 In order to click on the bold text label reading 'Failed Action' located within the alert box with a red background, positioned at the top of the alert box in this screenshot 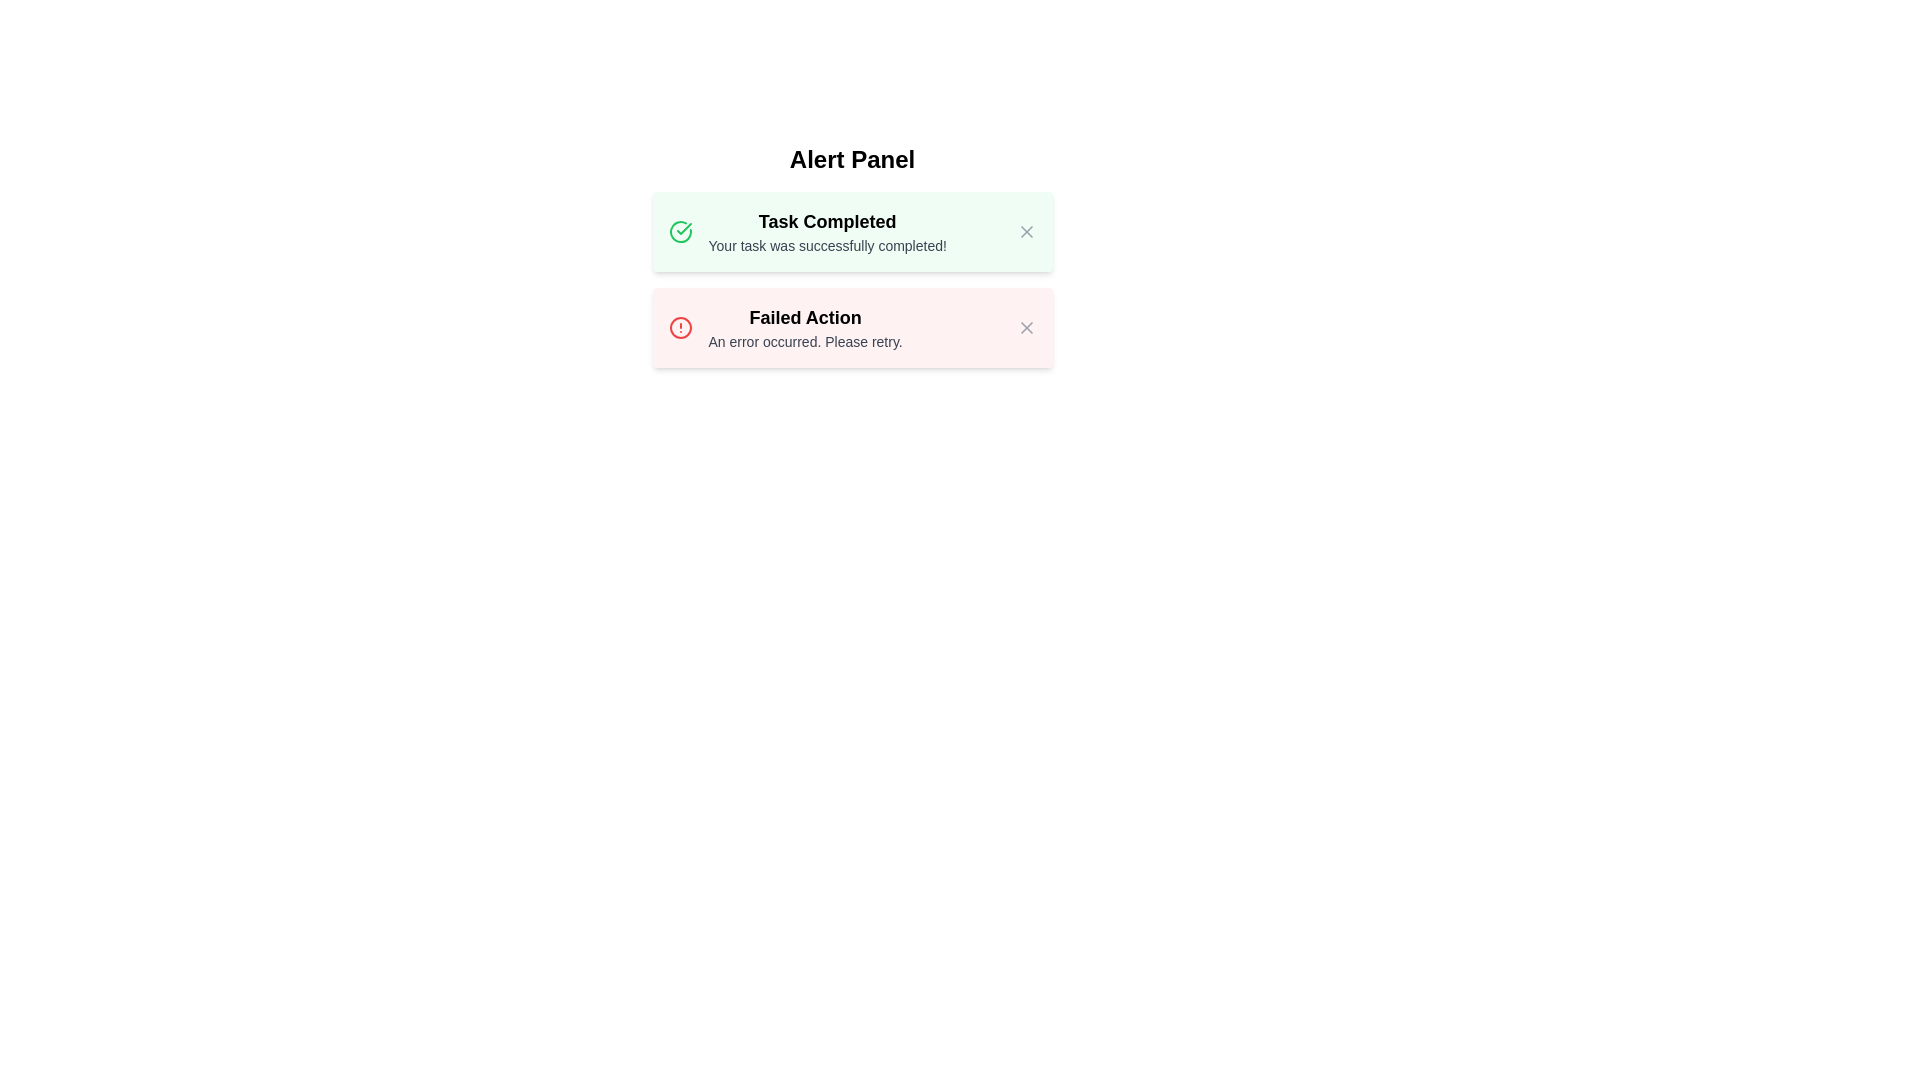, I will do `click(805, 316)`.